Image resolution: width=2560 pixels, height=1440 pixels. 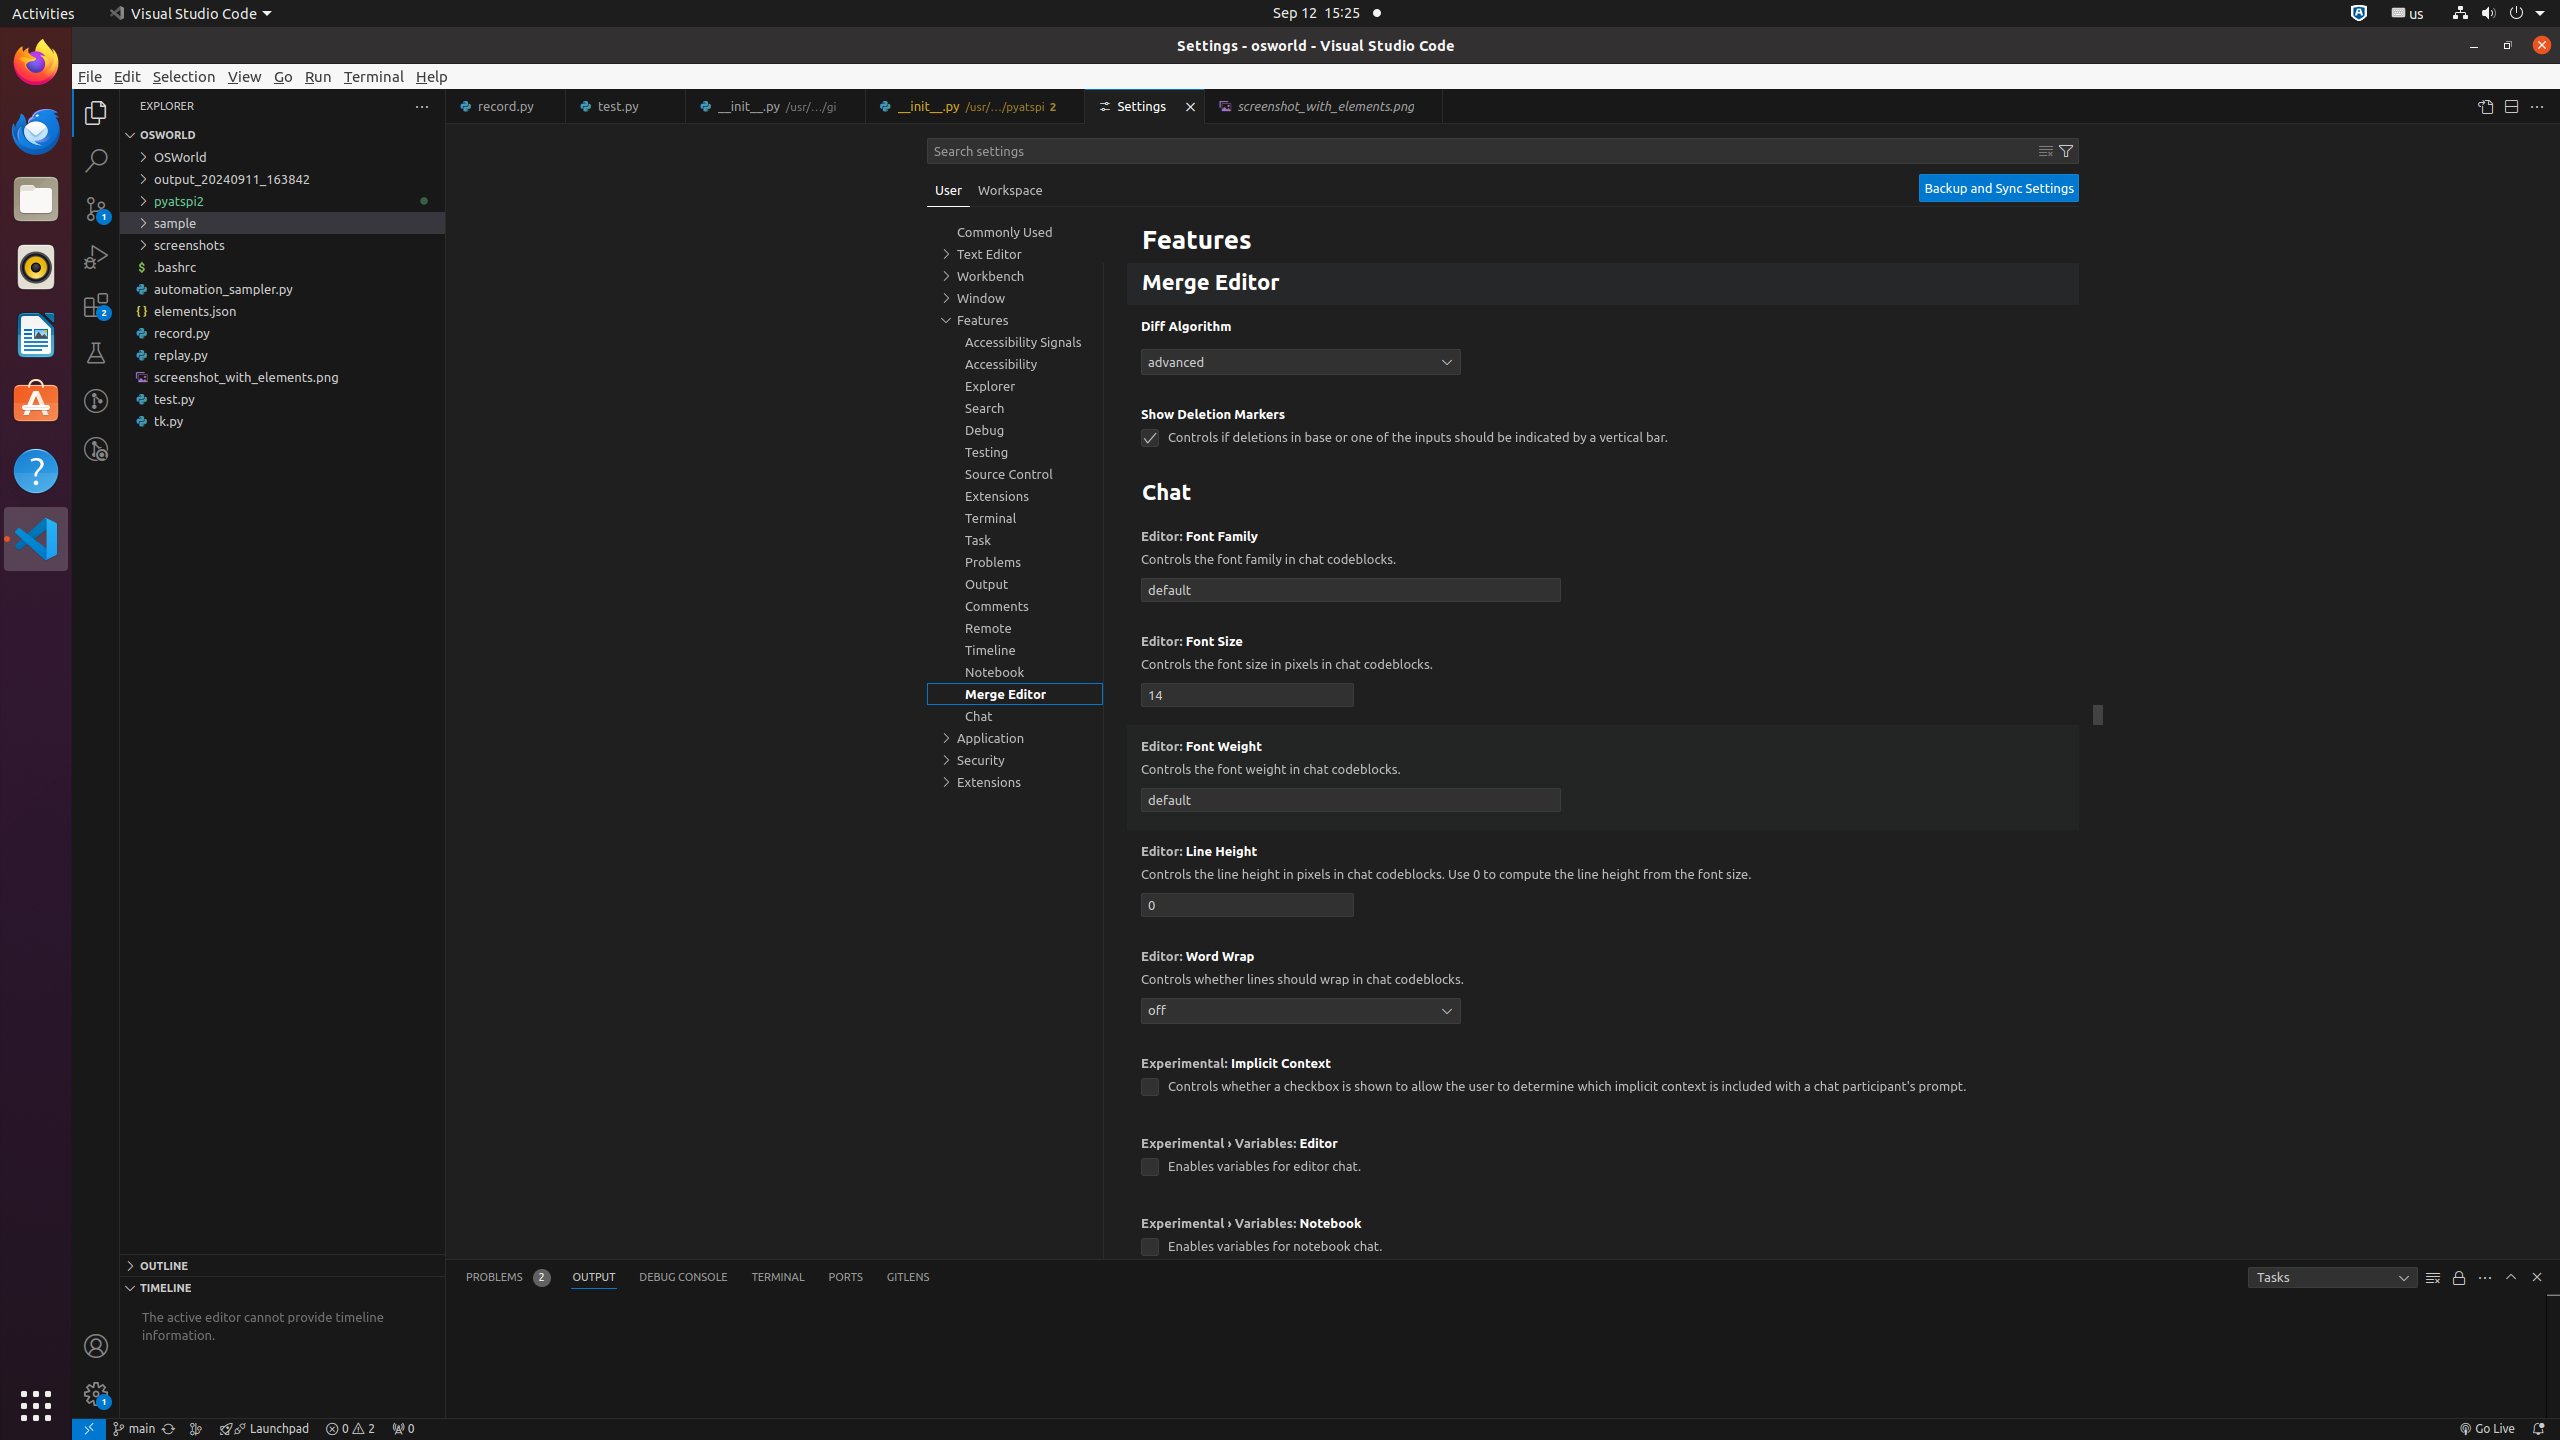 I want to click on 'off', so click(x=1300, y=1010).